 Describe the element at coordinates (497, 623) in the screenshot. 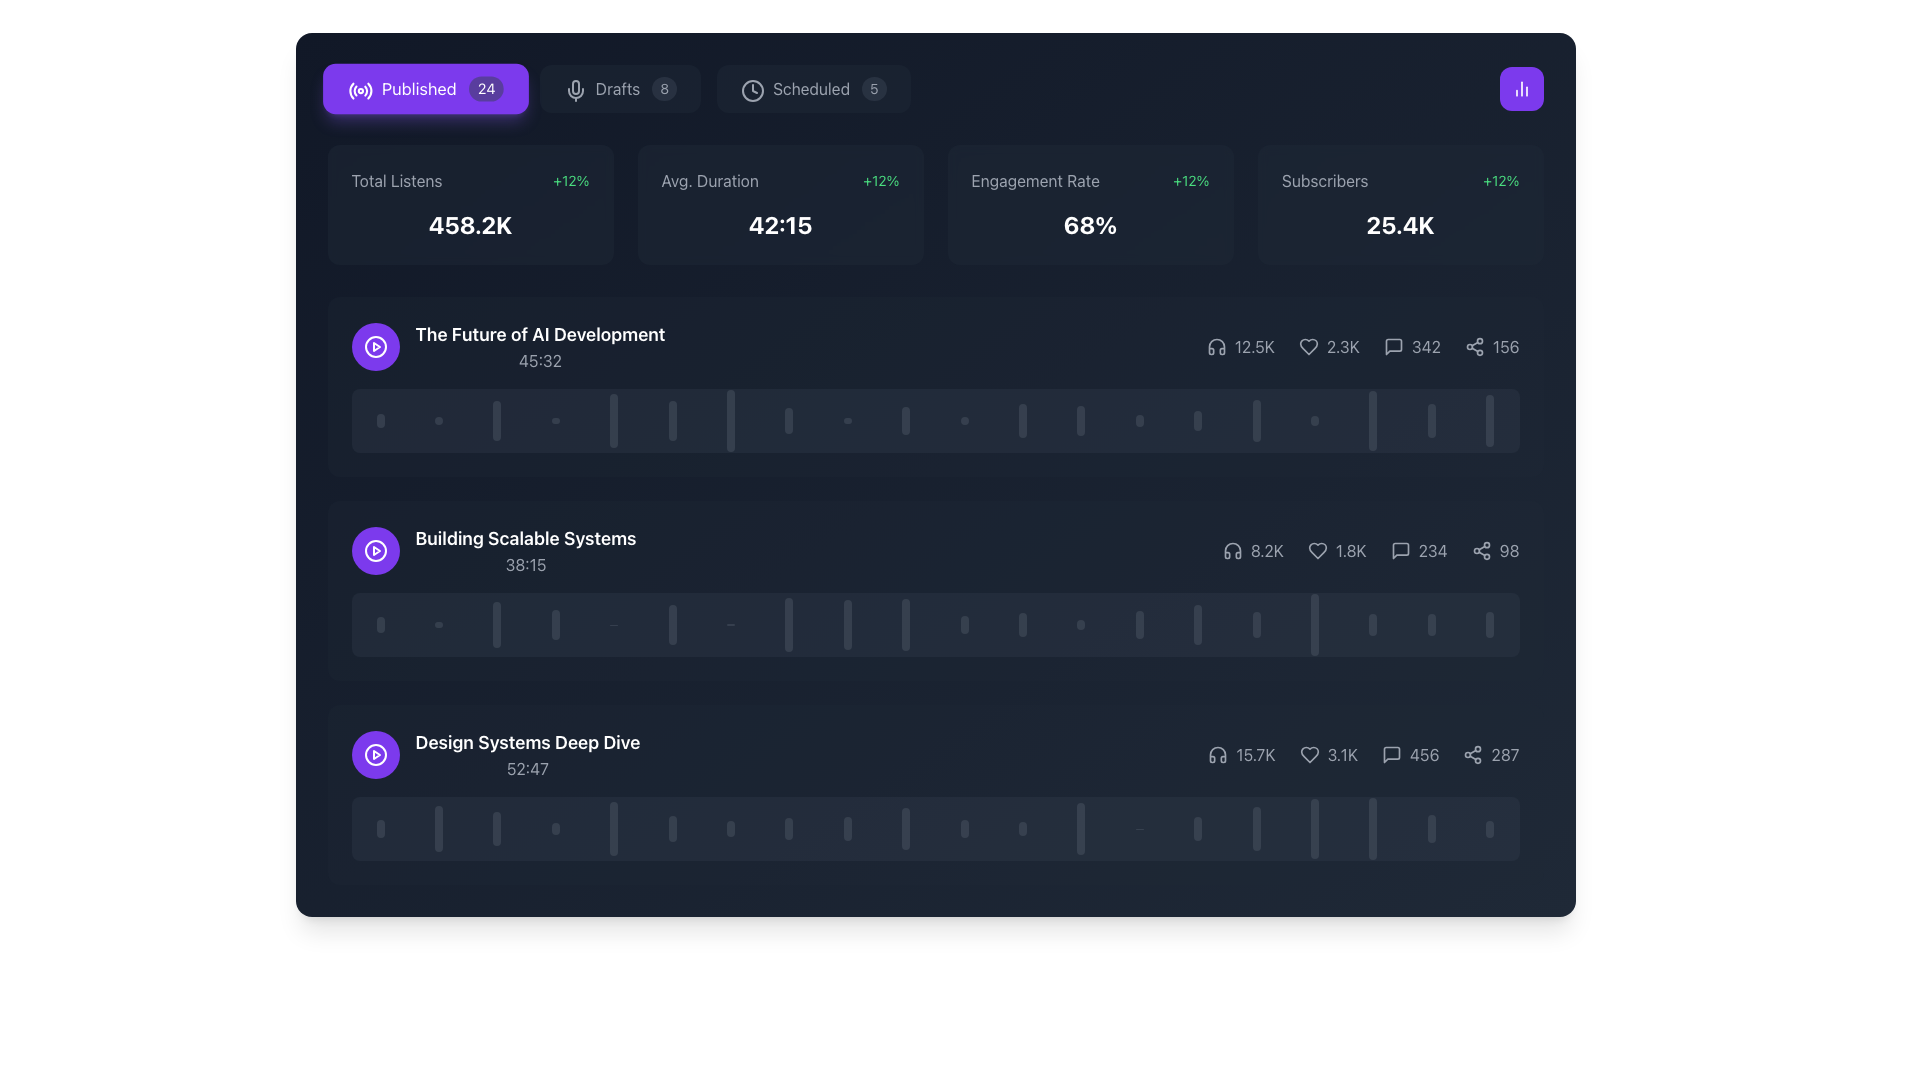

I see `the third vertical progress bar from the left, which is taller than the others and is associated with the 'Building Scalable Systems' item` at that location.